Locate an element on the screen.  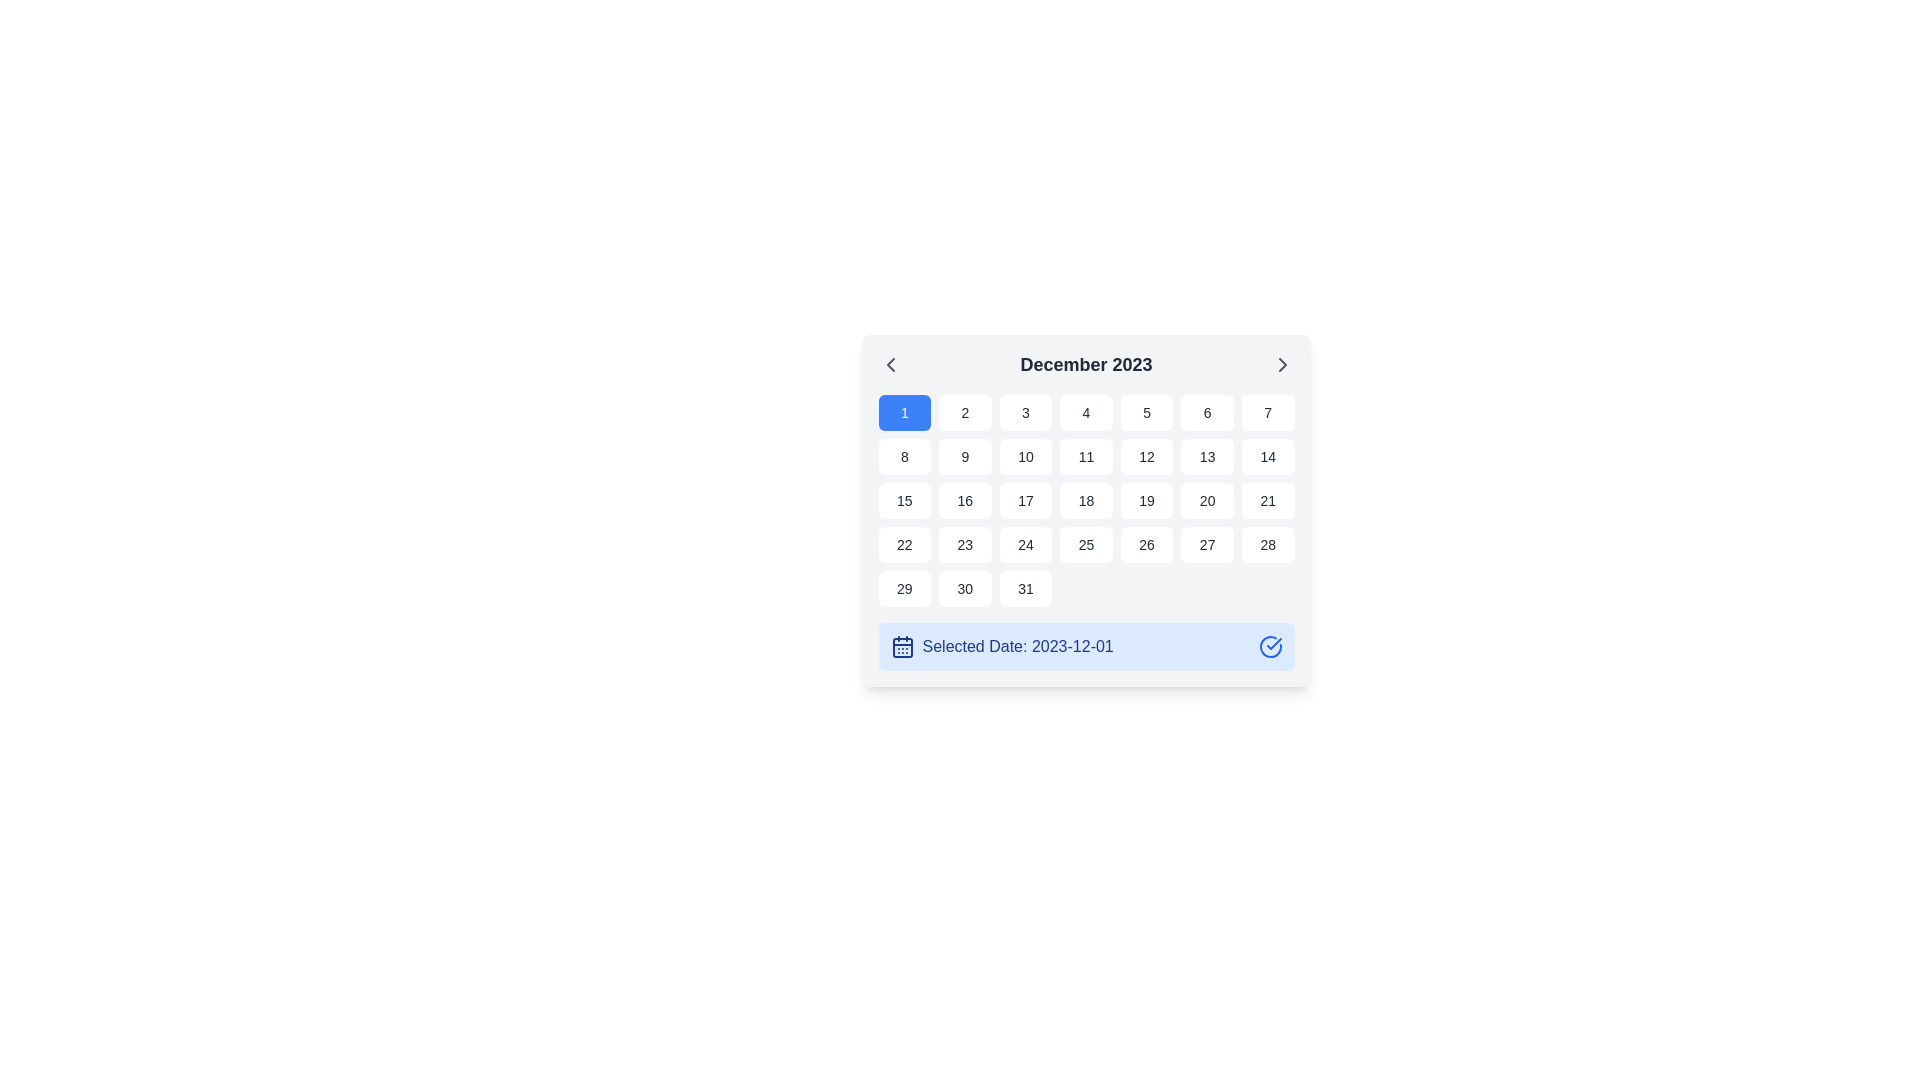
the button representing the date '30' in the calendar, located in the bottom row of the calendar grid, second-to-last item is located at coordinates (965, 588).